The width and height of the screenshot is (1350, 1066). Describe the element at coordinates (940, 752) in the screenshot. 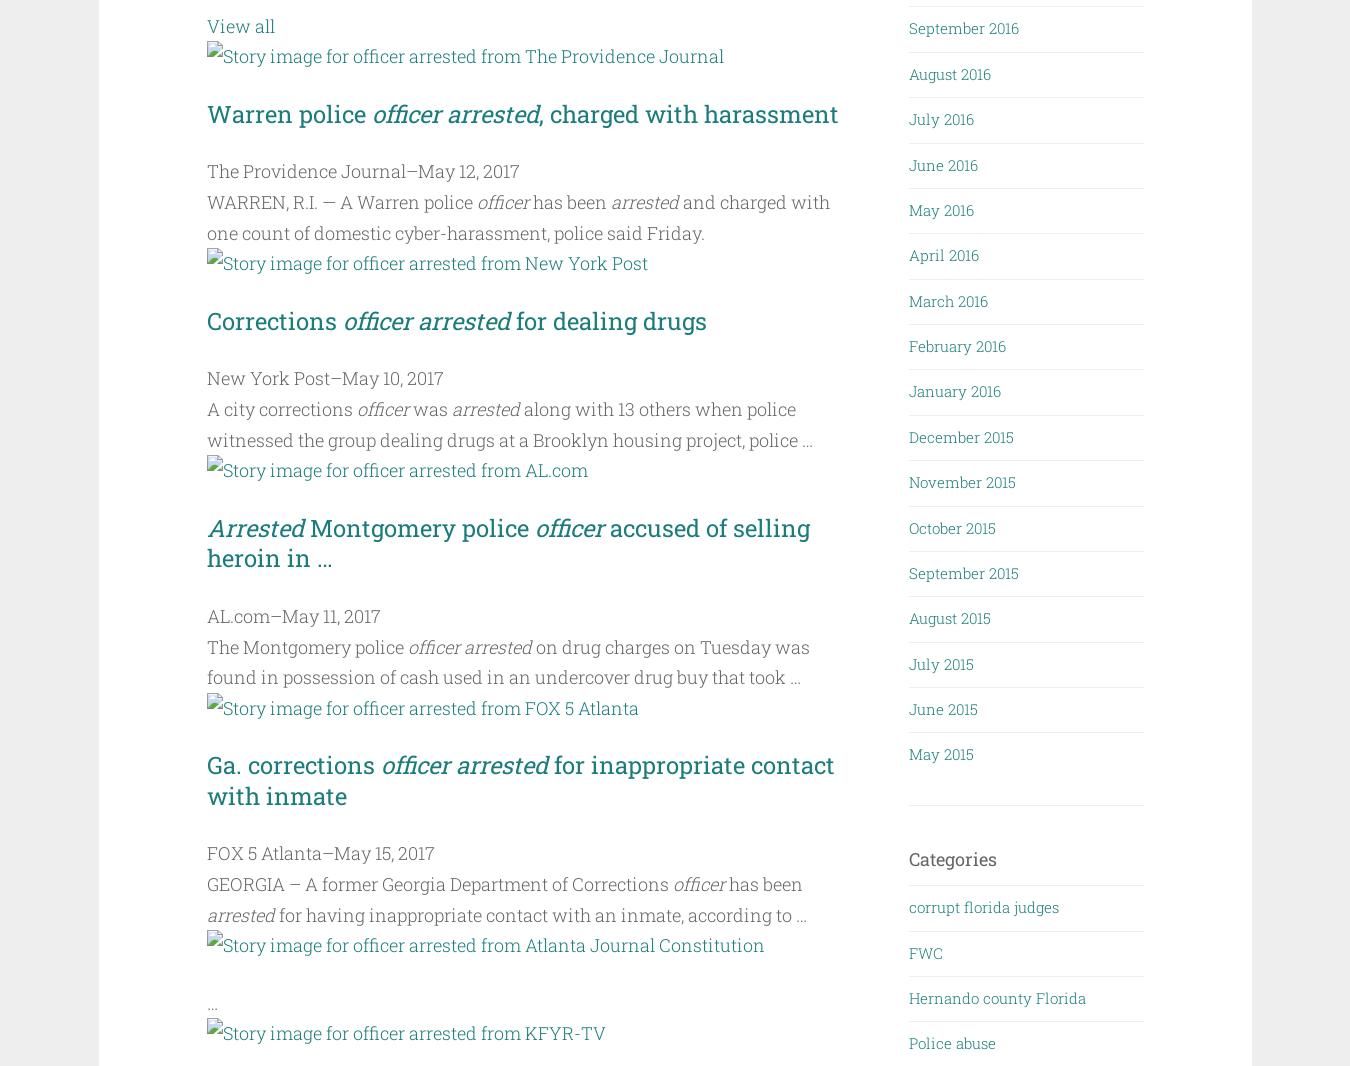

I see `'May 2015'` at that location.